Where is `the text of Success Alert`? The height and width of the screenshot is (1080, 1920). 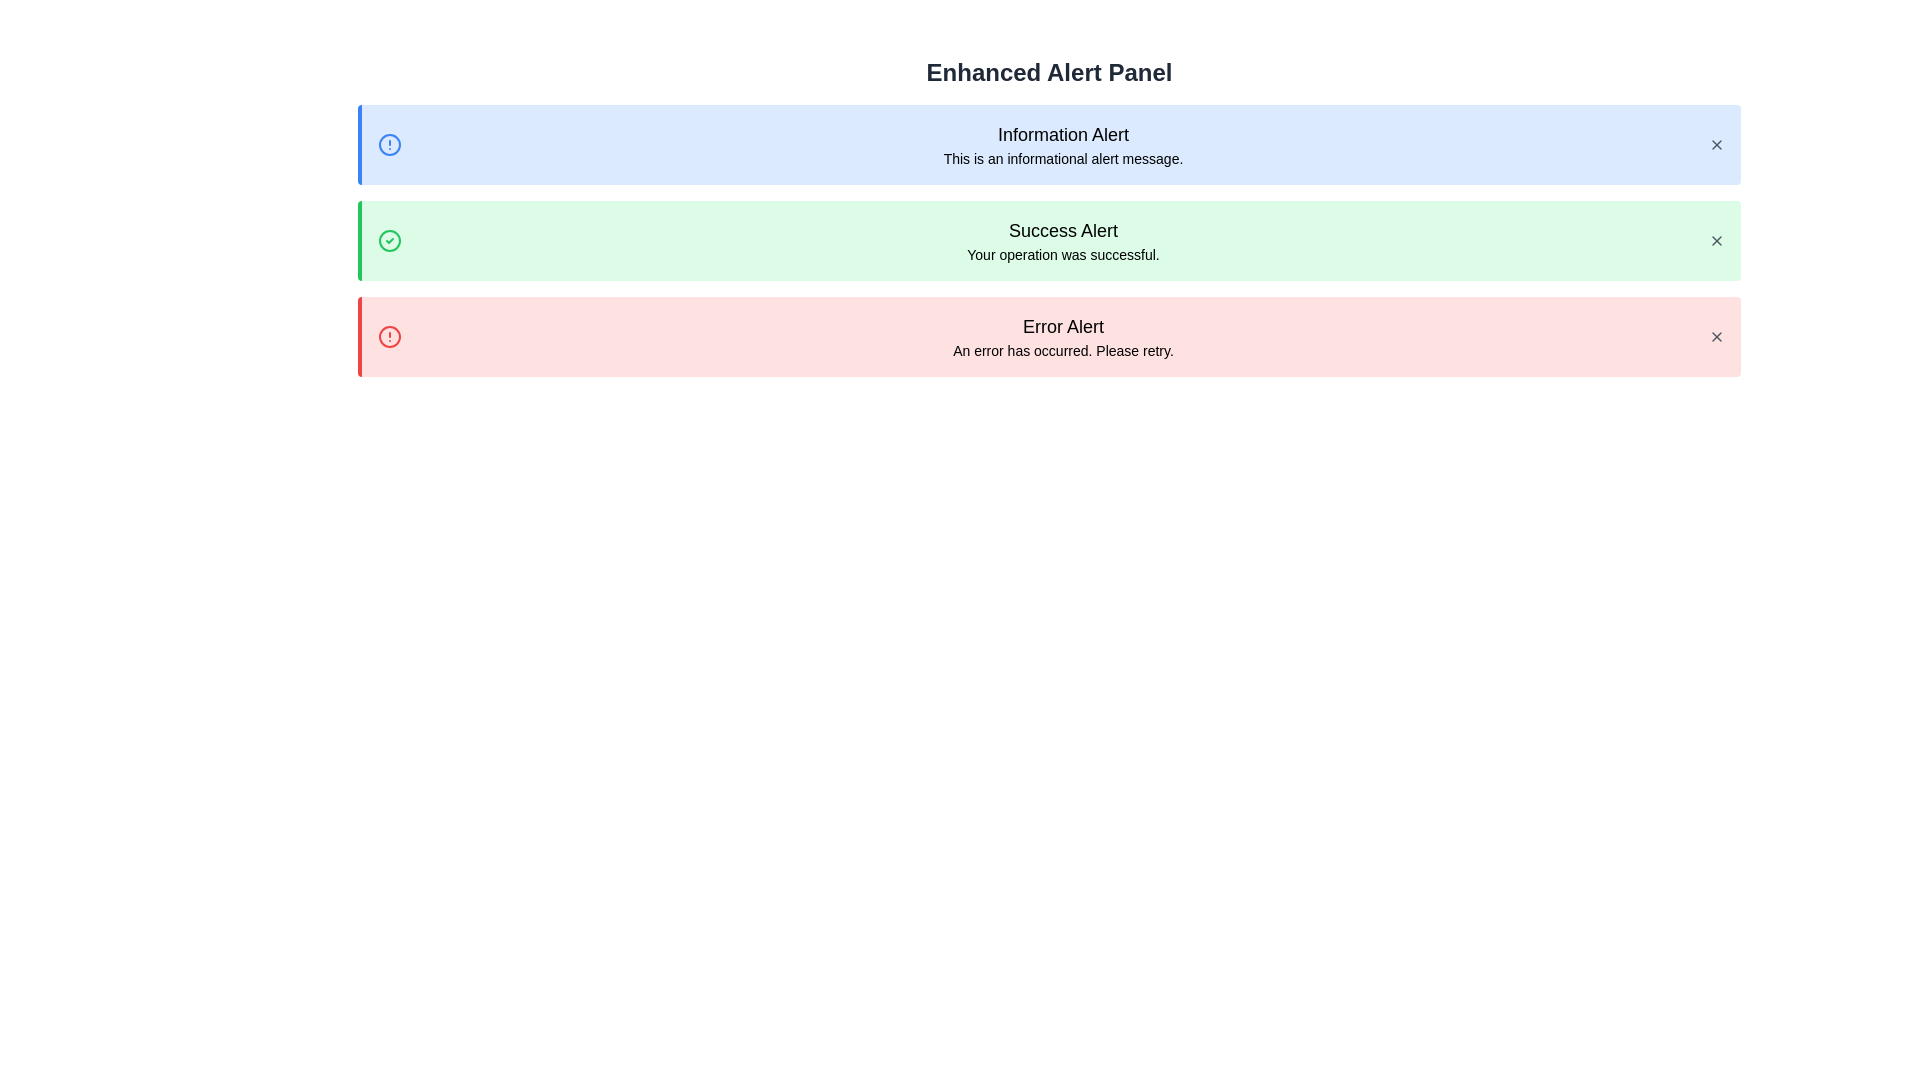 the text of Success Alert is located at coordinates (1048, 230).